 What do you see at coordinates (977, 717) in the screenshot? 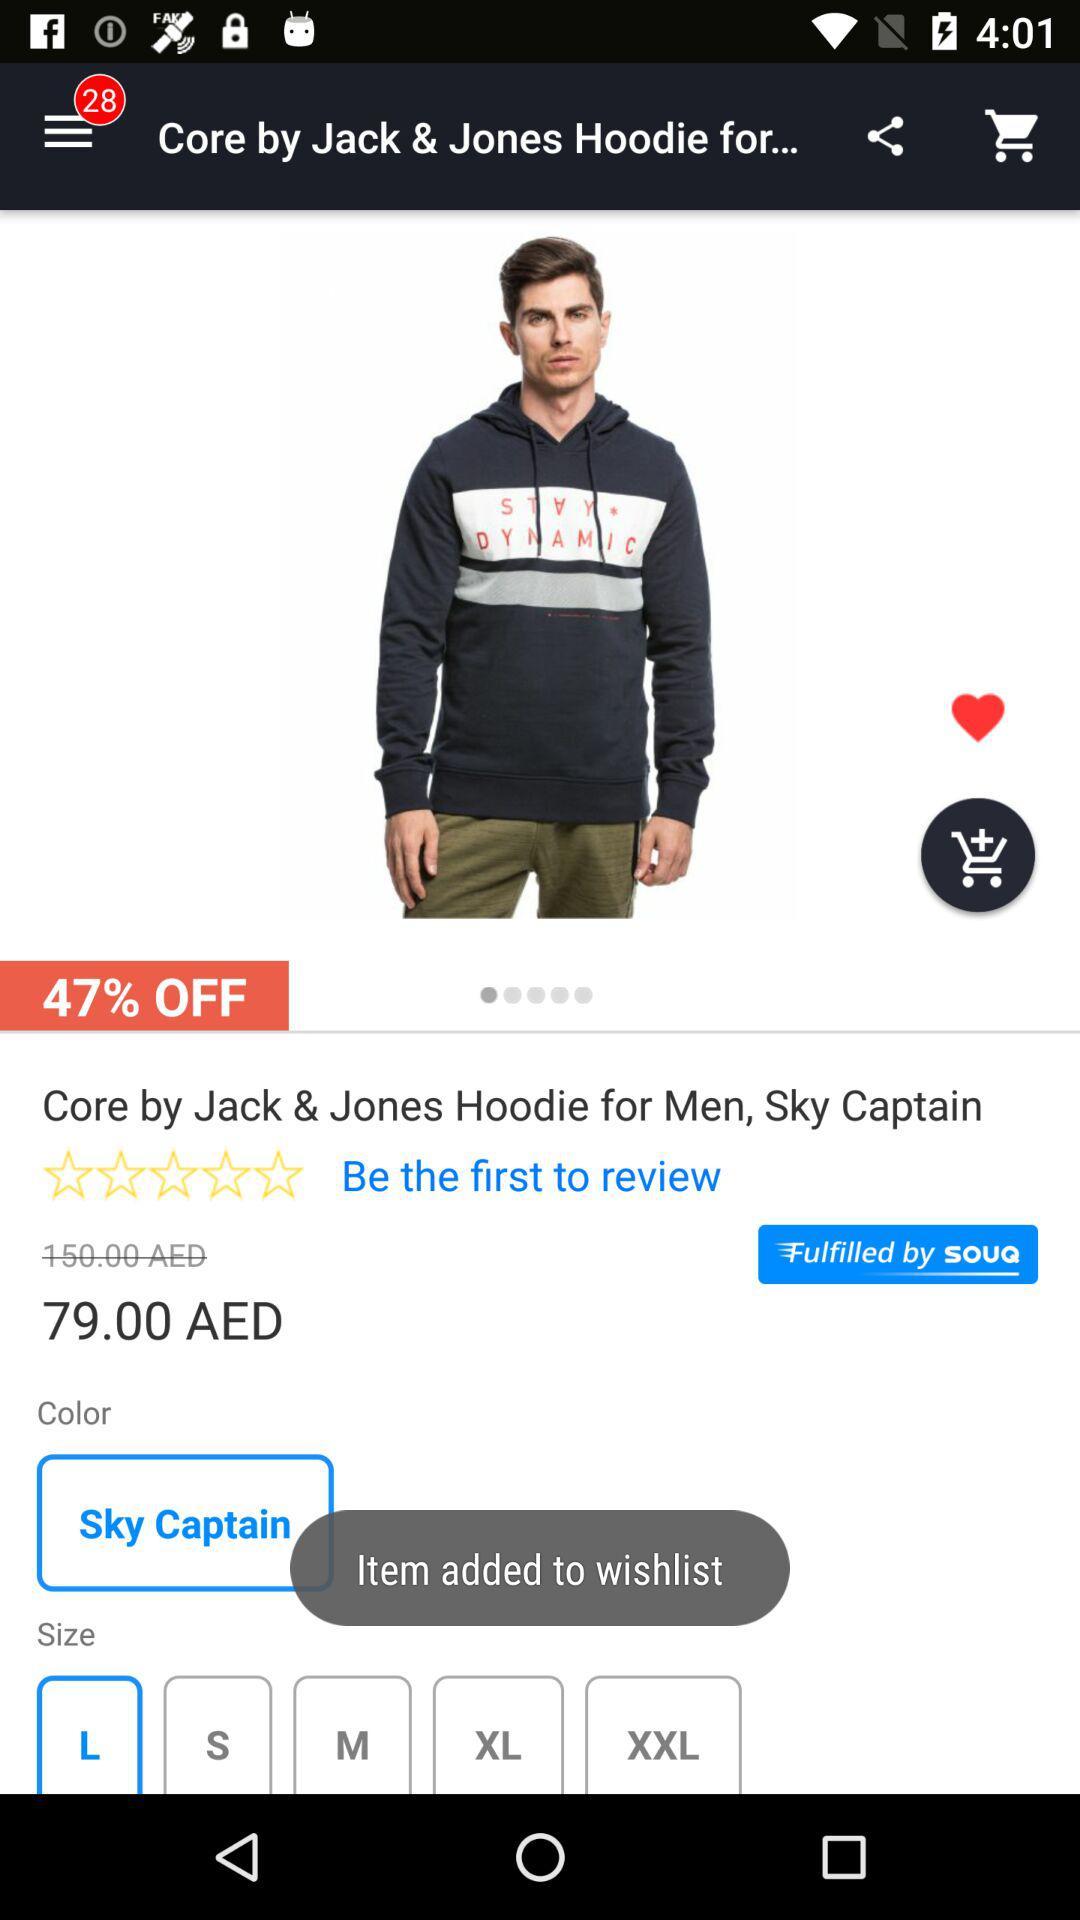
I see `the favorite icon` at bounding box center [977, 717].